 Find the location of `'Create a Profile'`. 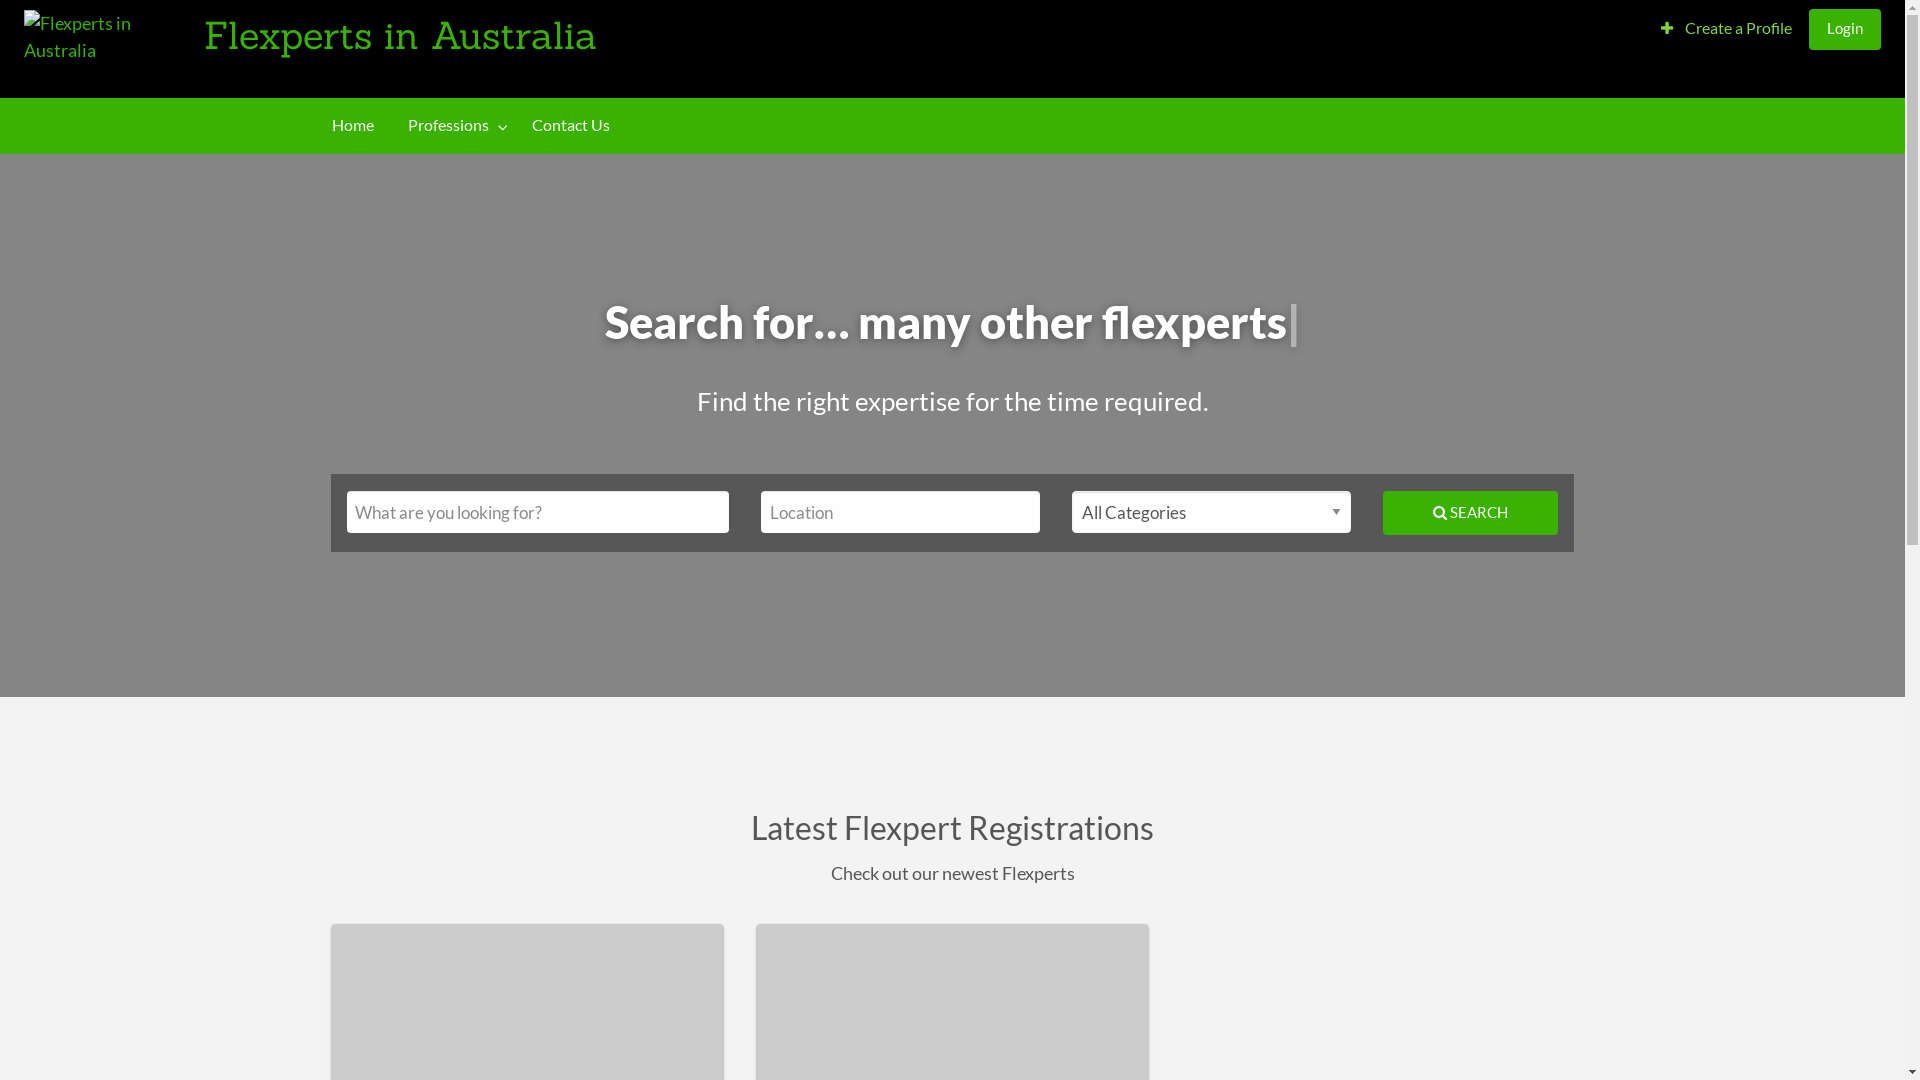

'Create a Profile' is located at coordinates (1725, 28).